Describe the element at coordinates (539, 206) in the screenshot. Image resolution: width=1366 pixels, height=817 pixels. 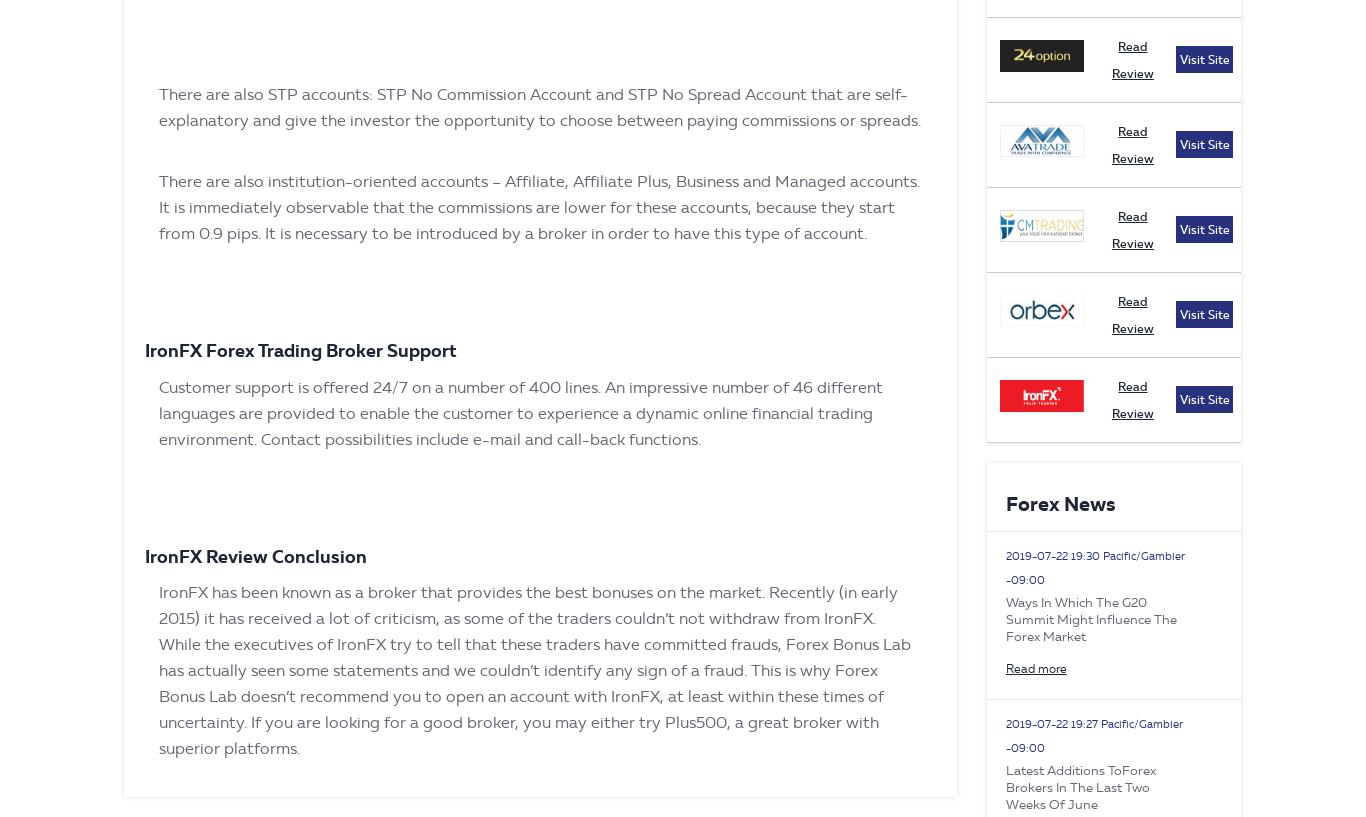
I see `'There are also institution-oriented accounts – Affiliate, Affiliate Plus, Business and Managed accounts. It is immediately observable that the commissions are lower for these accounts, because they start from 0.9 pips. It is necessary to be introduced by a broker in order to have this type of account.'` at that location.